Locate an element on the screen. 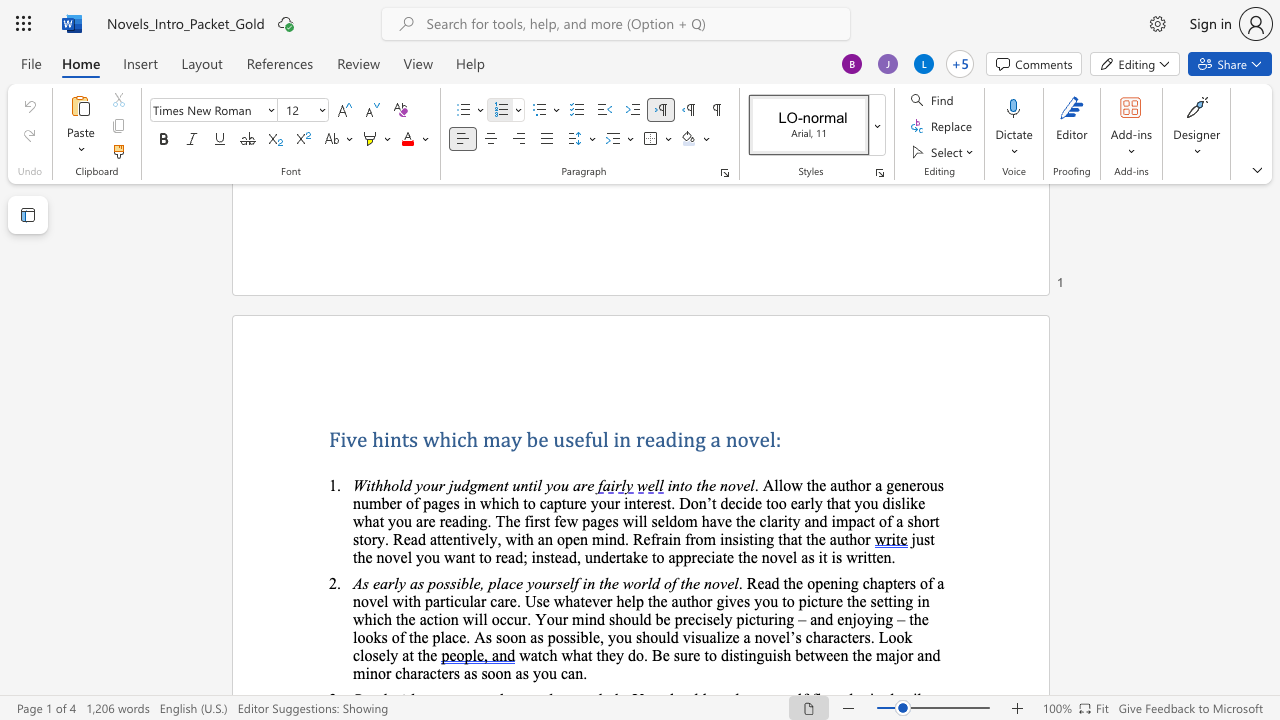  the space between the continuous character "g" and "u" in the text is located at coordinates (763, 655).